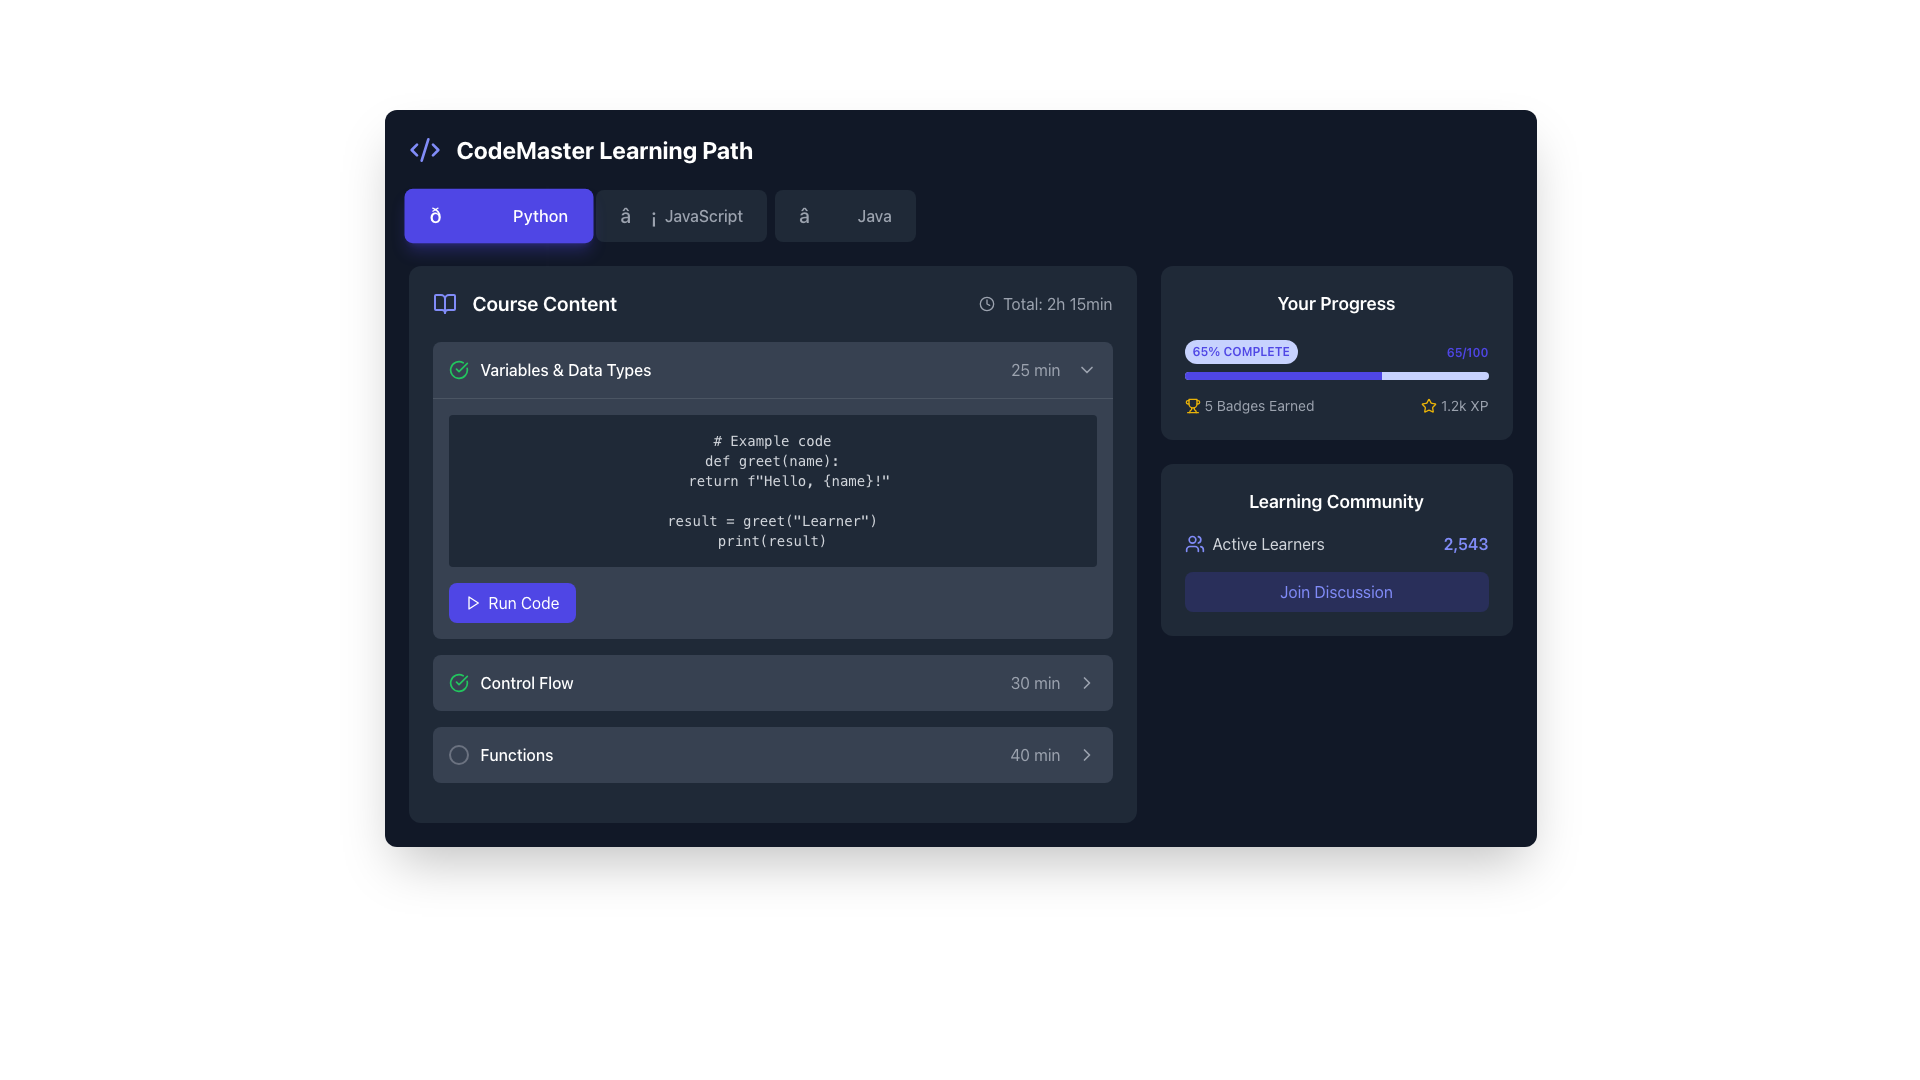  I want to click on the 'Run Code' text label on the purple button located at the bottom left of the 'Variables & Data Types' section, so click(523, 601).